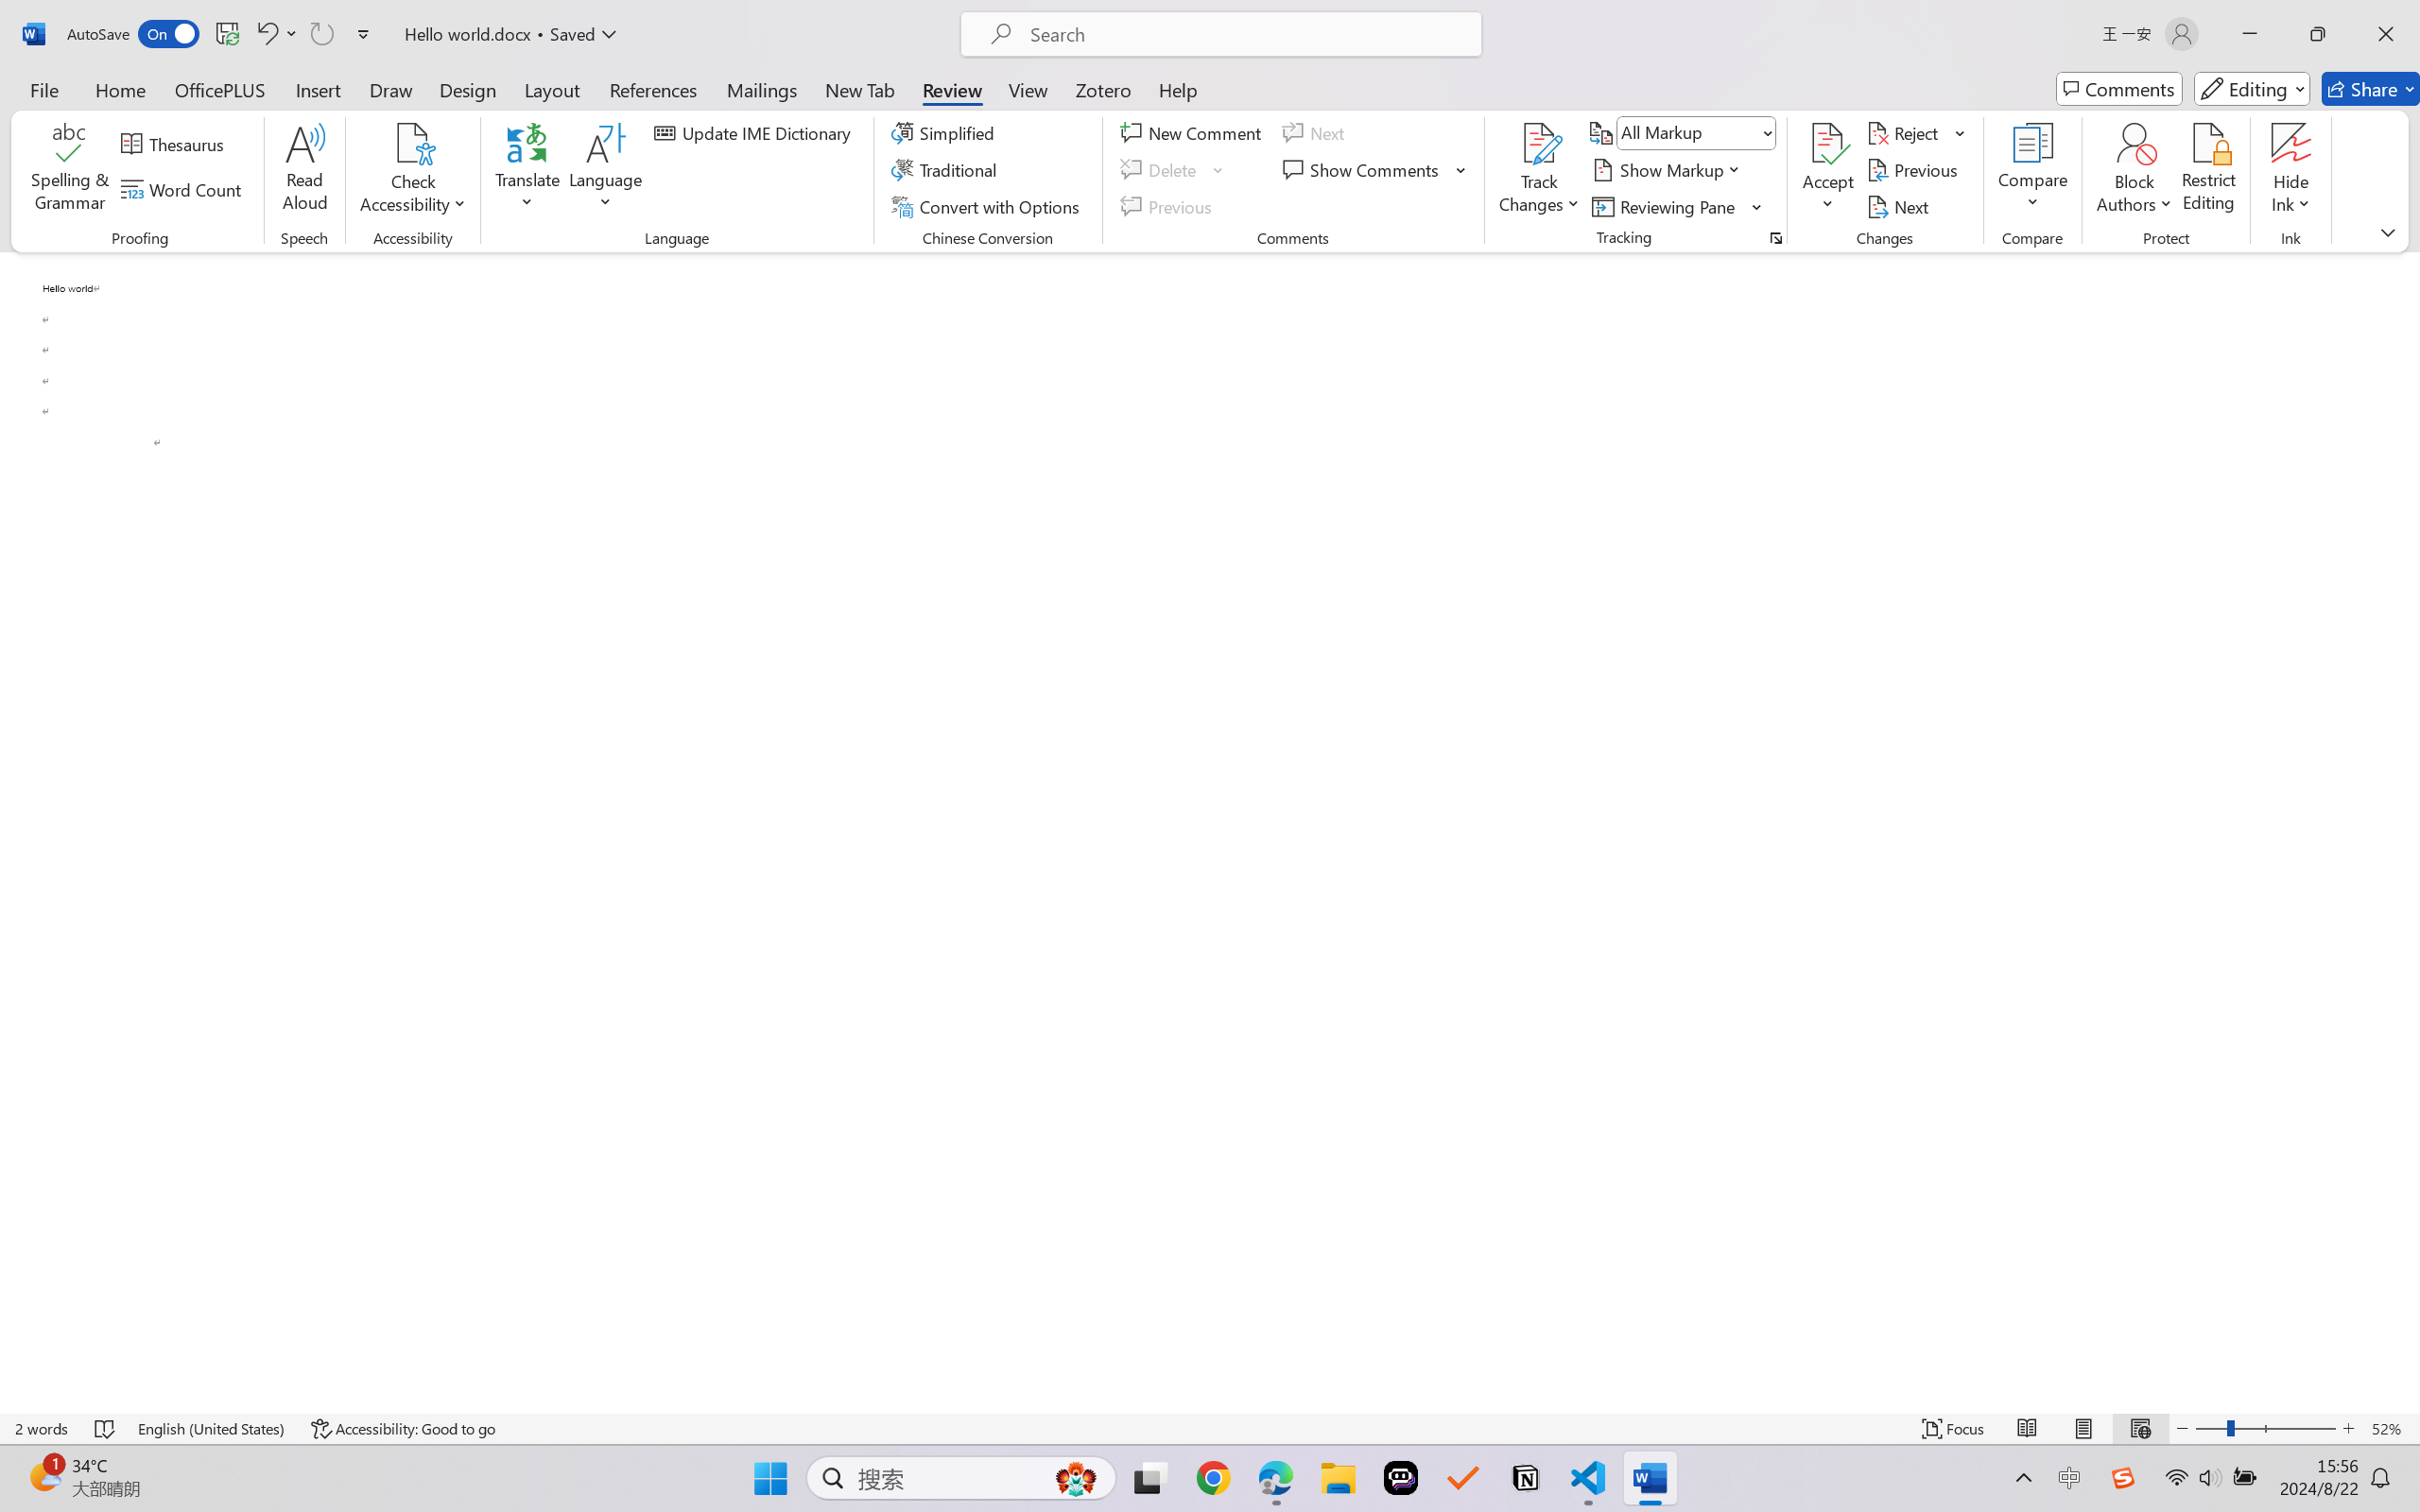 Image resolution: width=2420 pixels, height=1512 pixels. What do you see at coordinates (320, 33) in the screenshot?
I see `'Can'` at bounding box center [320, 33].